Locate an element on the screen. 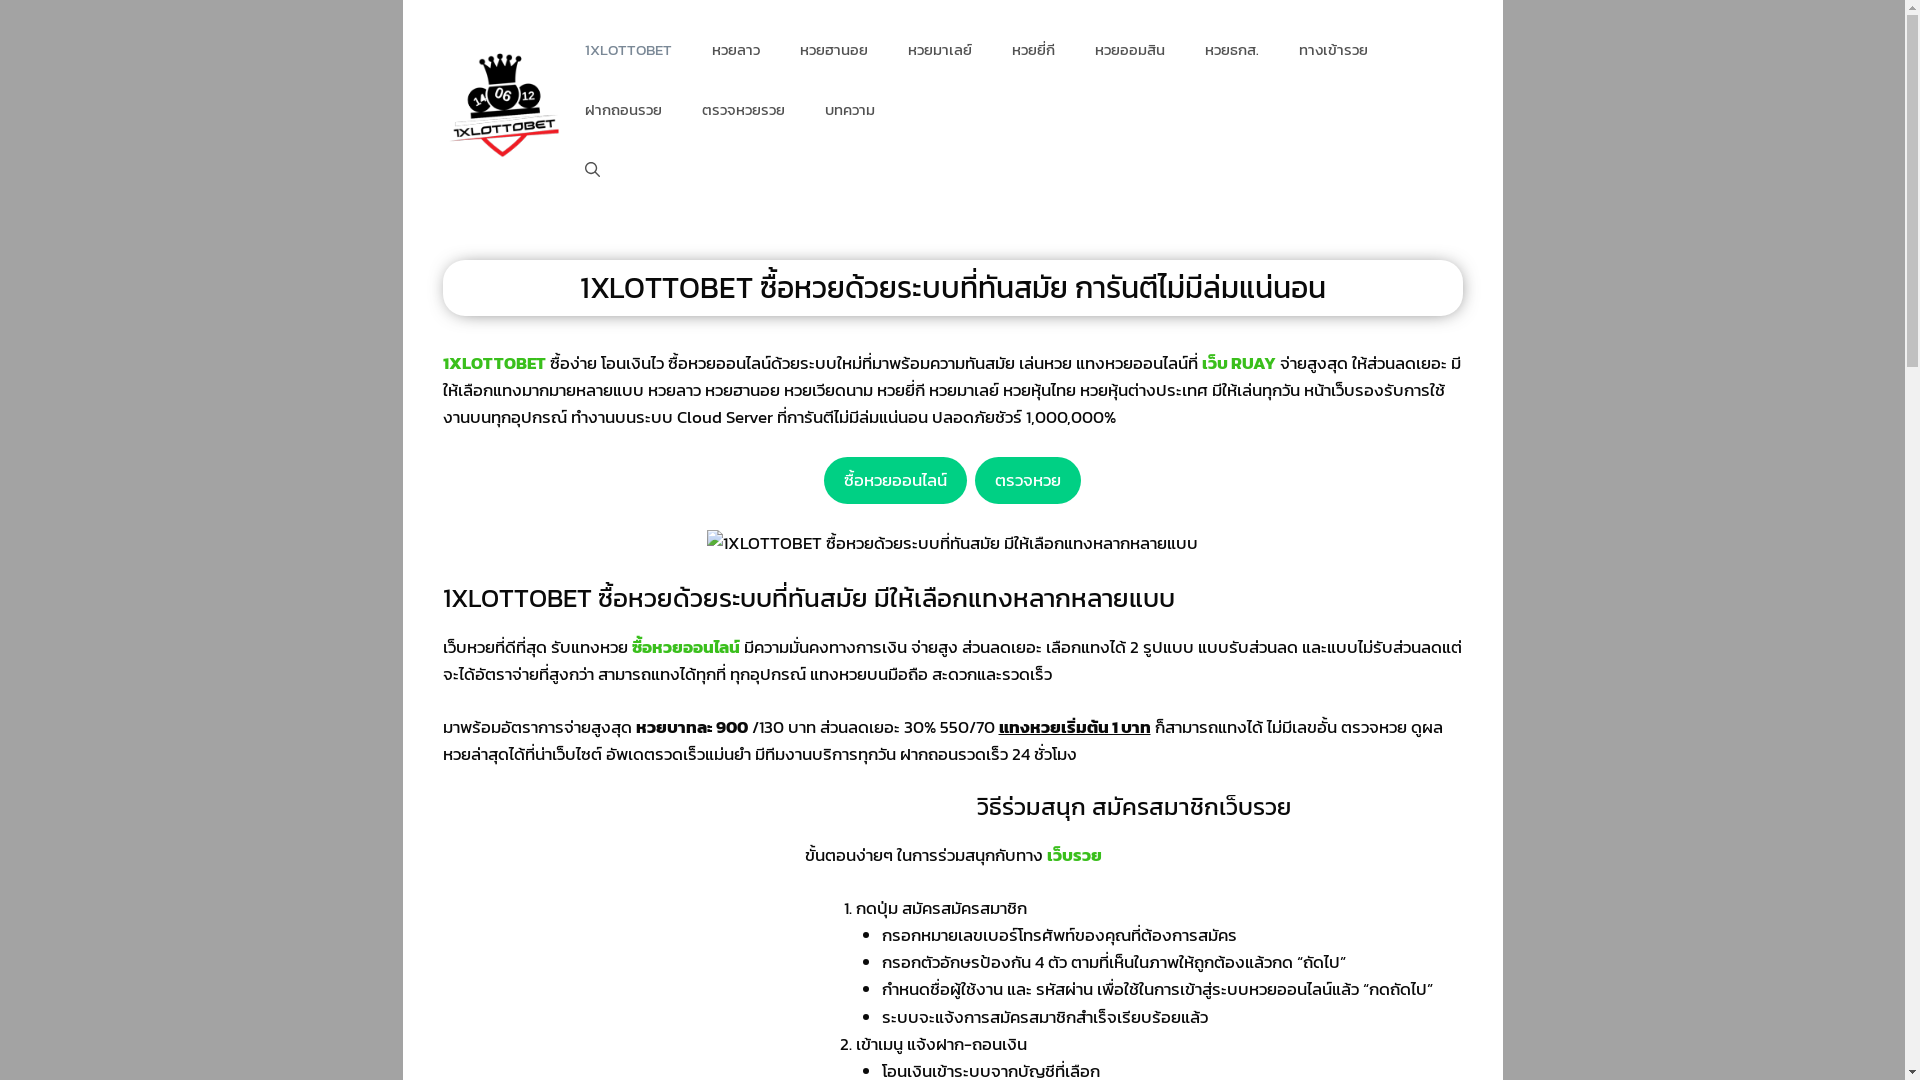 This screenshot has width=1920, height=1080. '1XLOTTOBET' is located at coordinates (627, 49).